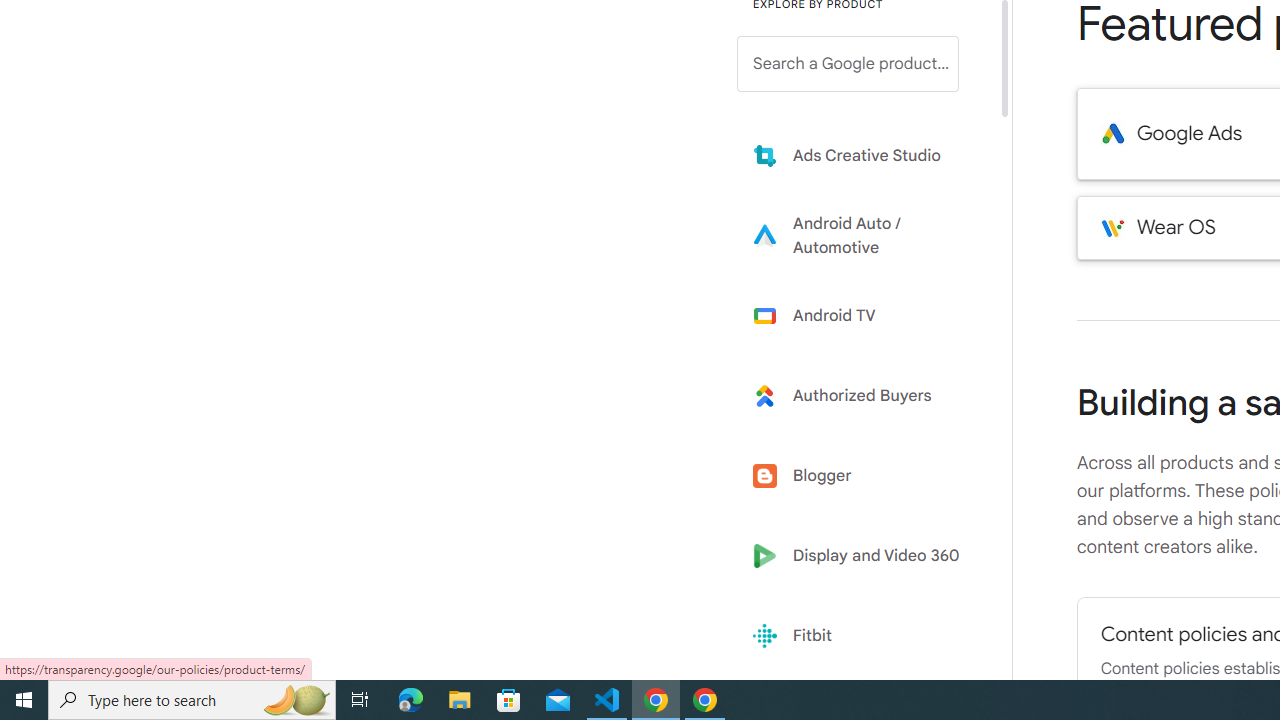 The width and height of the screenshot is (1280, 720). What do you see at coordinates (862, 476) in the screenshot?
I see `'Blogger'` at bounding box center [862, 476].